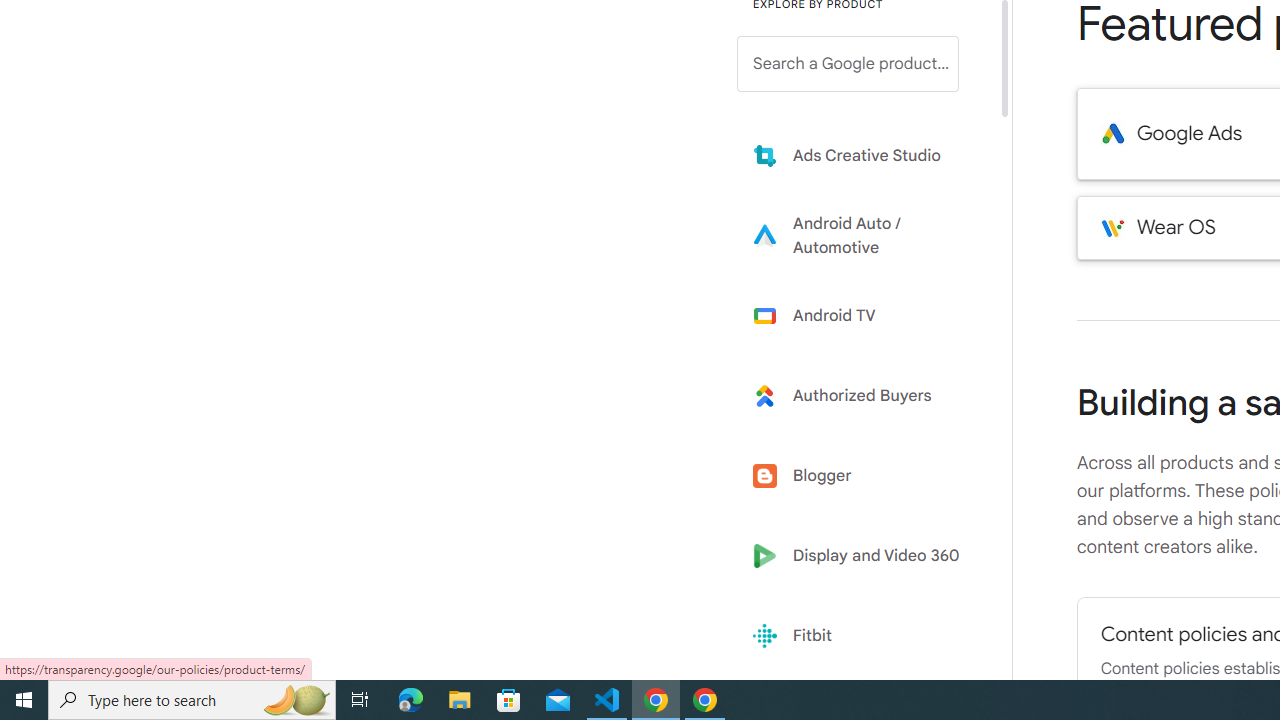 The width and height of the screenshot is (1280, 720). What do you see at coordinates (862, 476) in the screenshot?
I see `'Blogger'` at bounding box center [862, 476].